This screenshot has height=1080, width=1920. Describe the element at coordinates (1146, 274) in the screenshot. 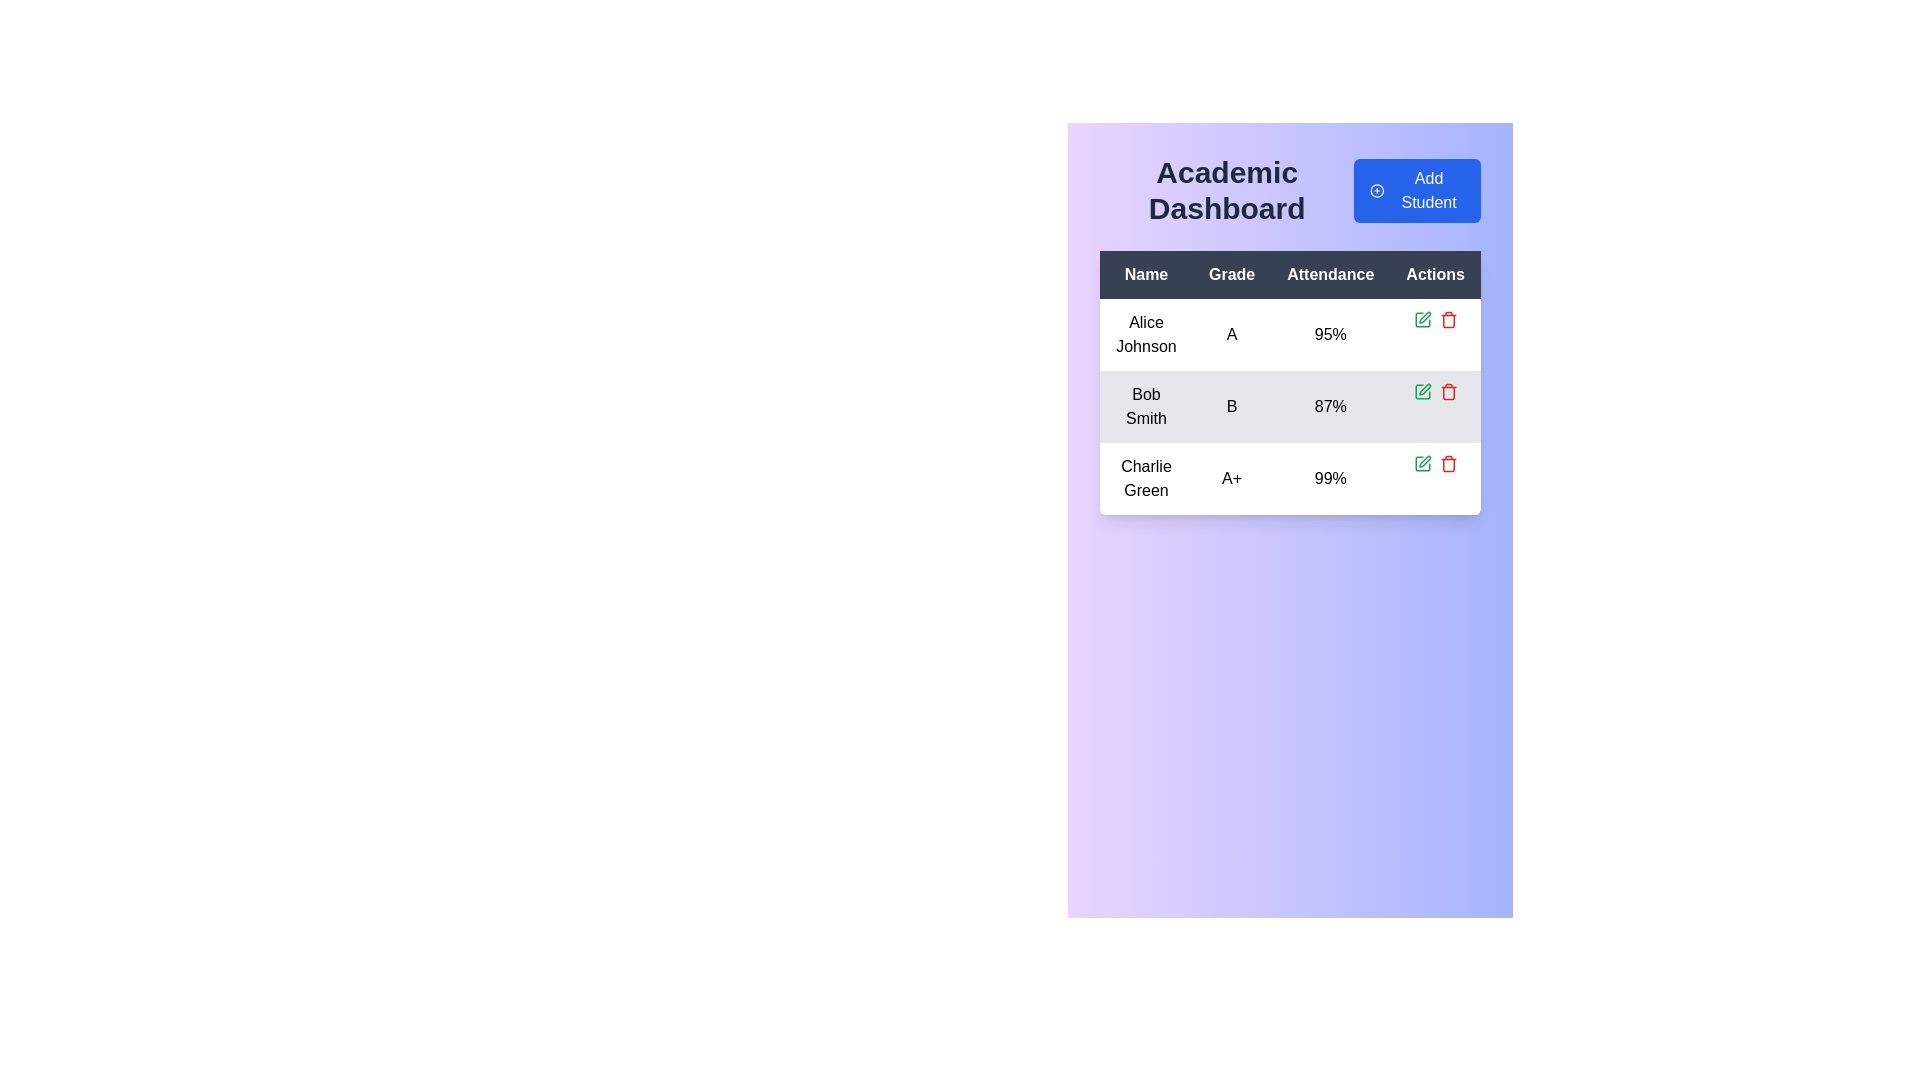

I see `text from the Table Header that indicates the names column, which is the first header in the table` at that location.